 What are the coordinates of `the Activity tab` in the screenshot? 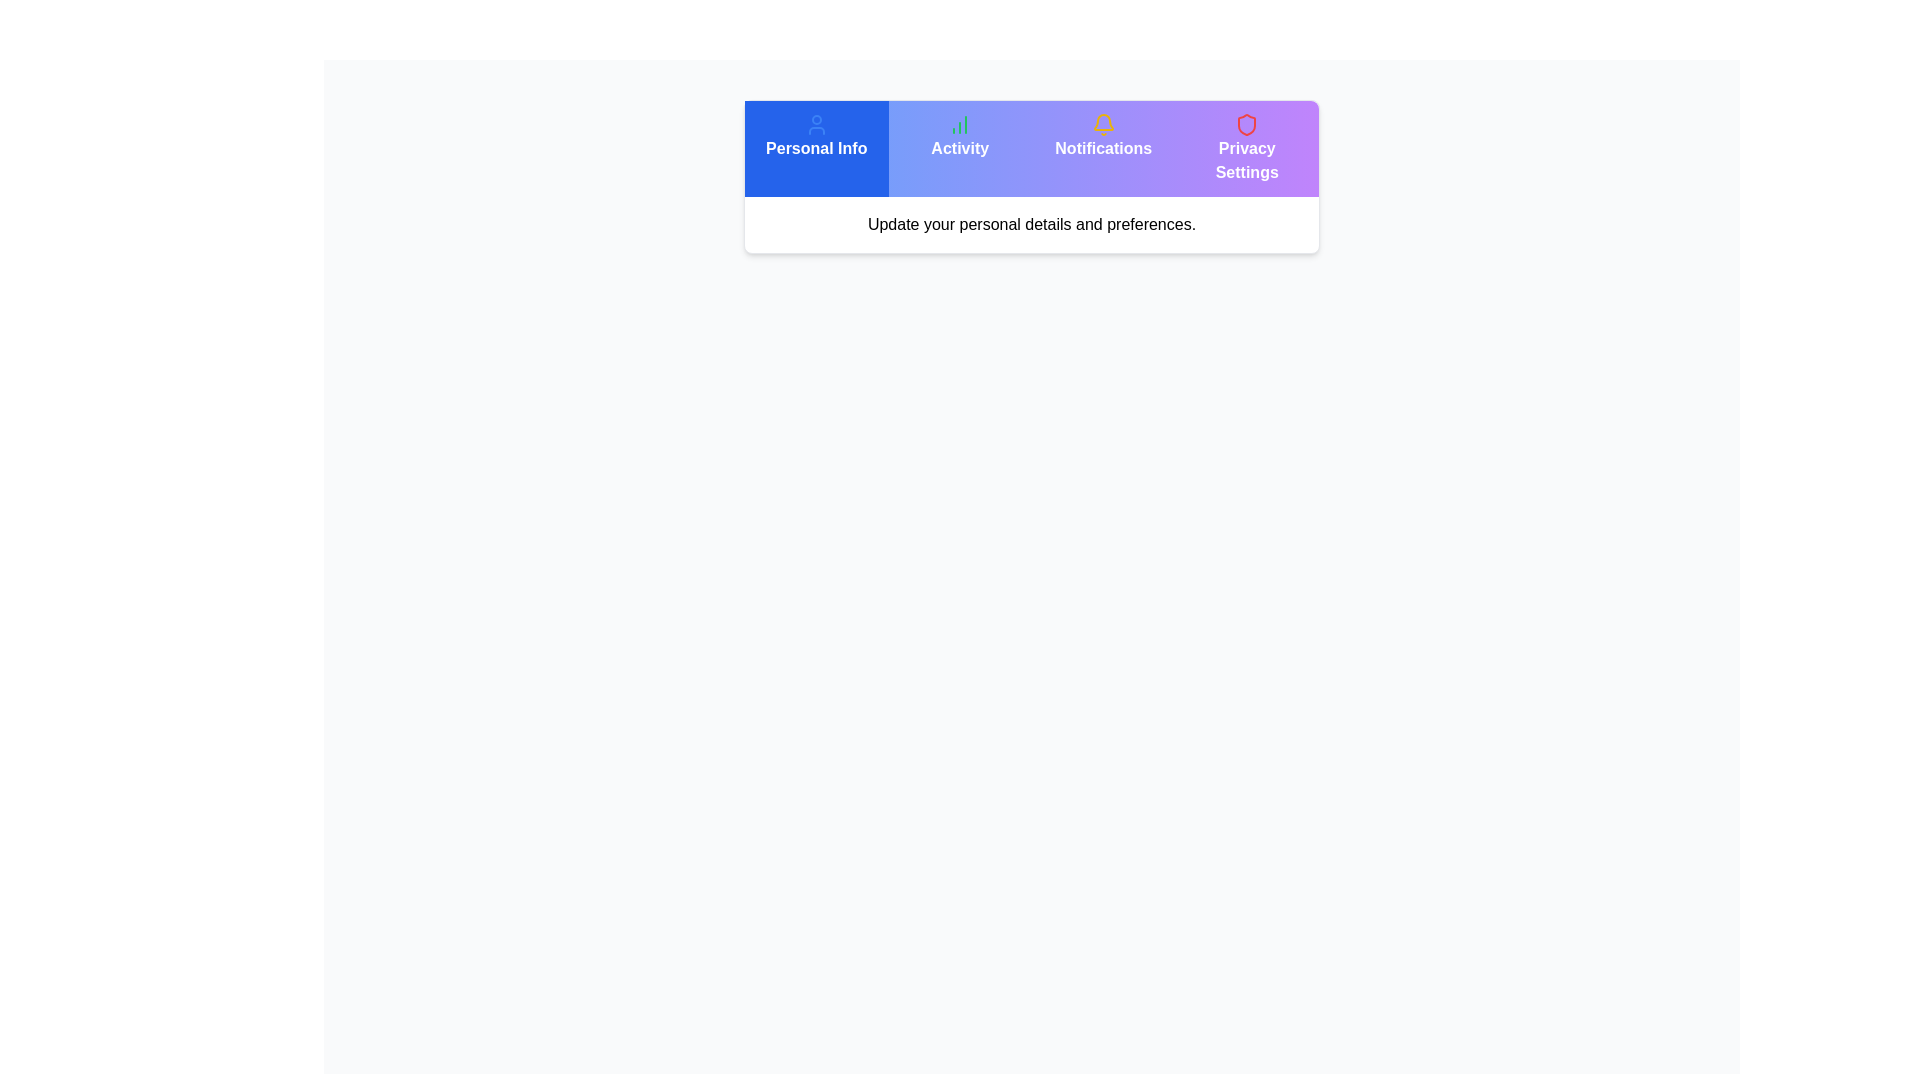 It's located at (960, 148).